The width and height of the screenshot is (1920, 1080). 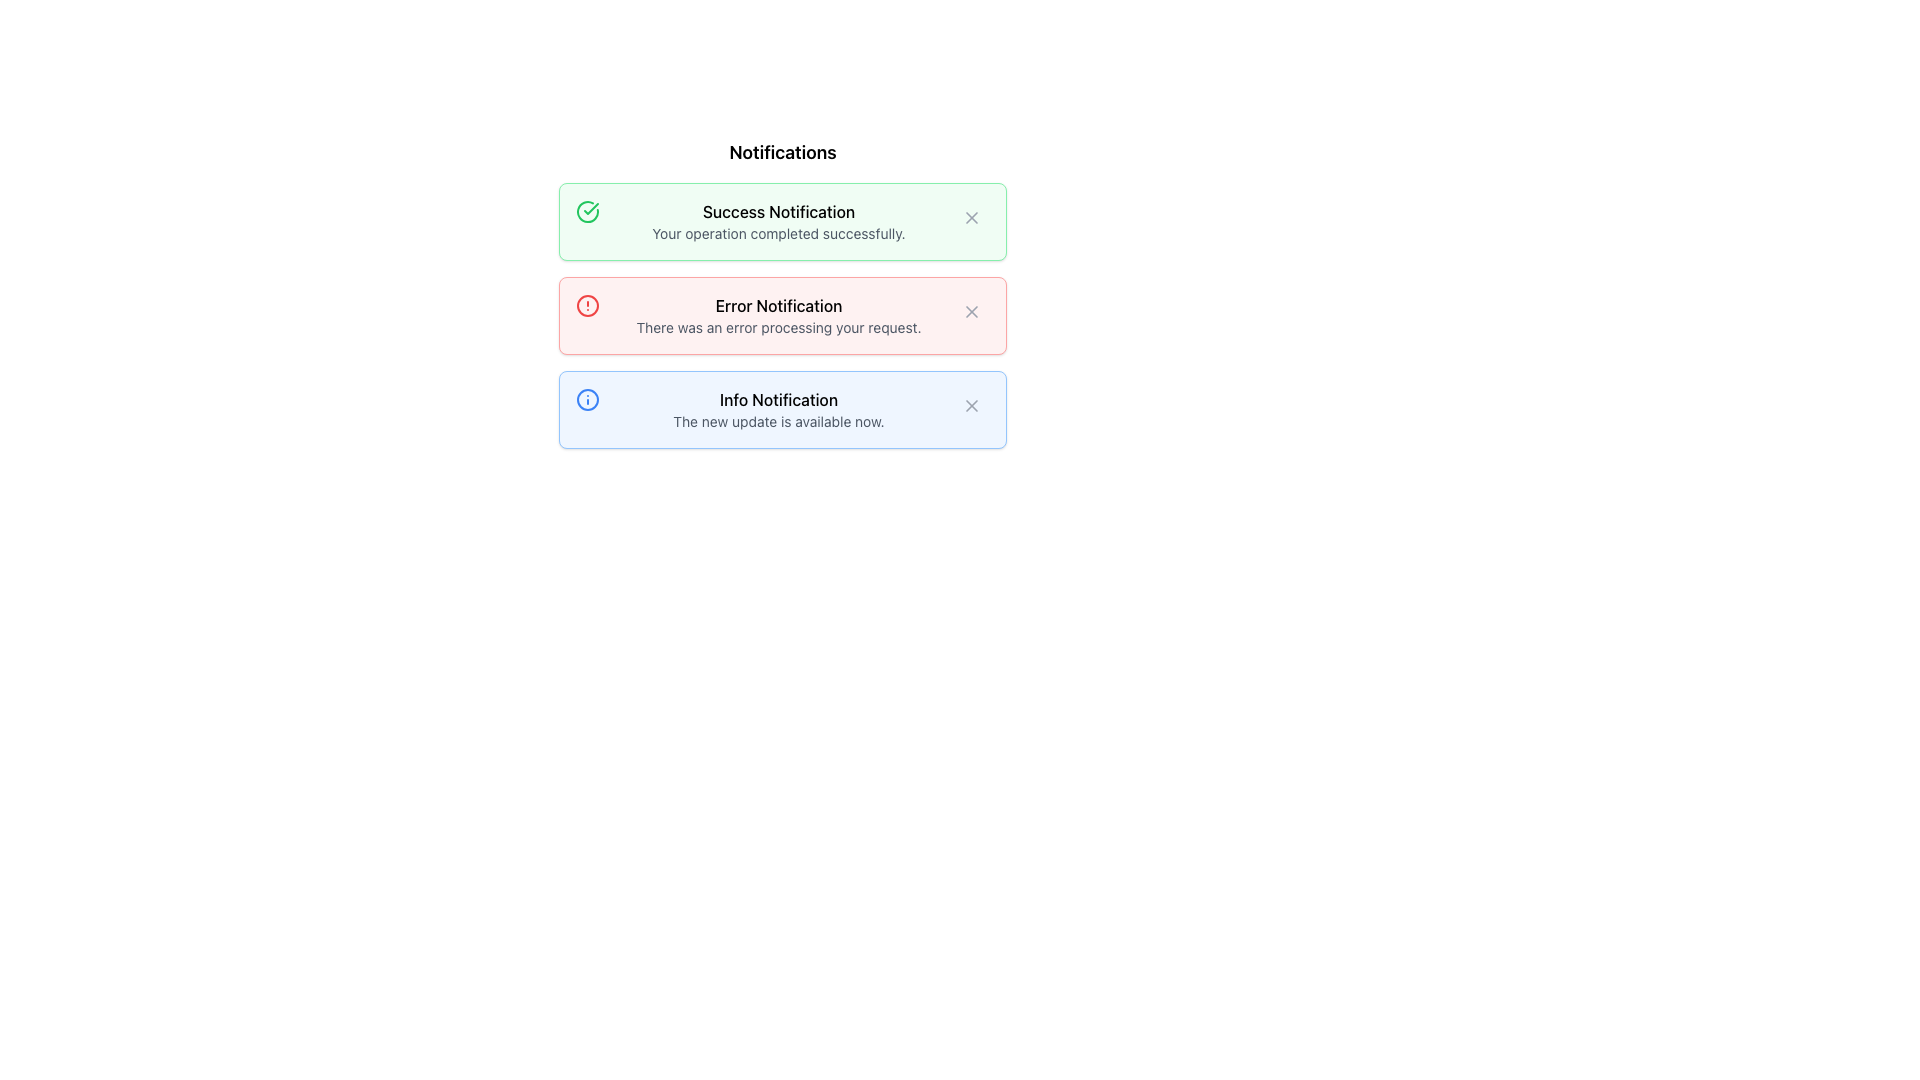 I want to click on the check mark SVG graphic that serves as a visual indicator for success, located on the left side of the 'Success Notification' title, so click(x=590, y=208).